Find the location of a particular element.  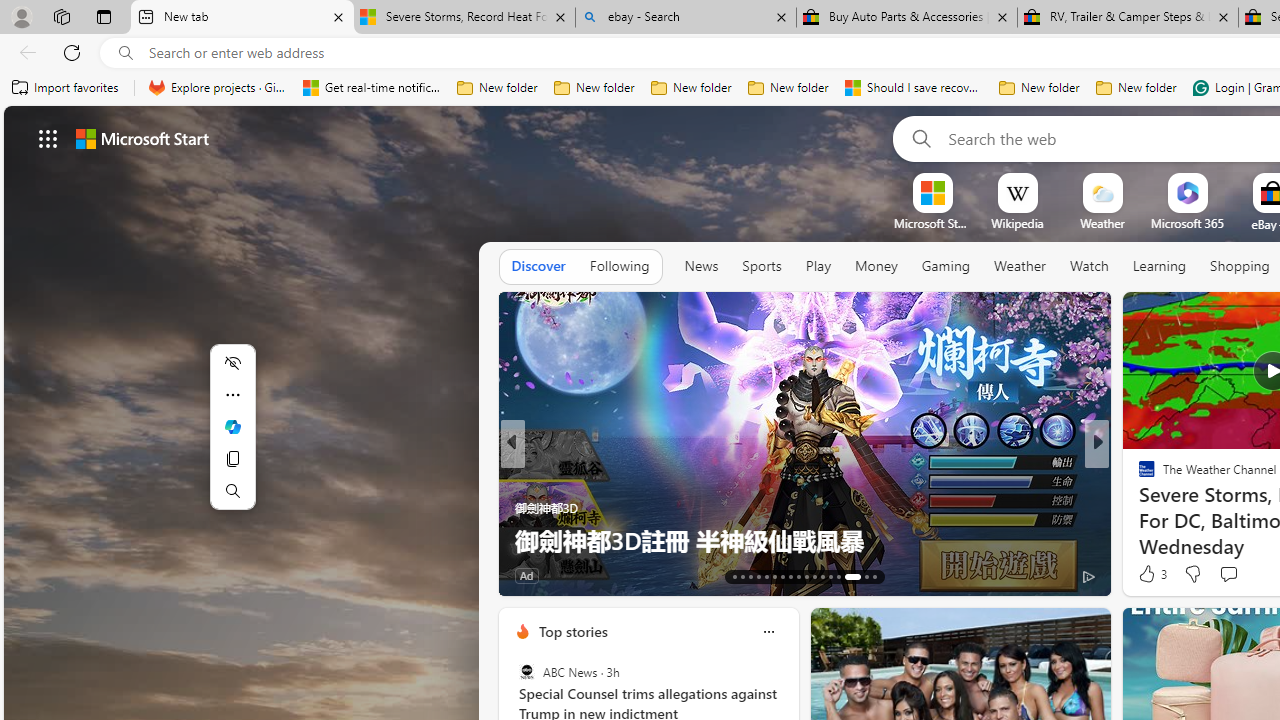

'AutomationID: tab-28' is located at coordinates (860, 577).